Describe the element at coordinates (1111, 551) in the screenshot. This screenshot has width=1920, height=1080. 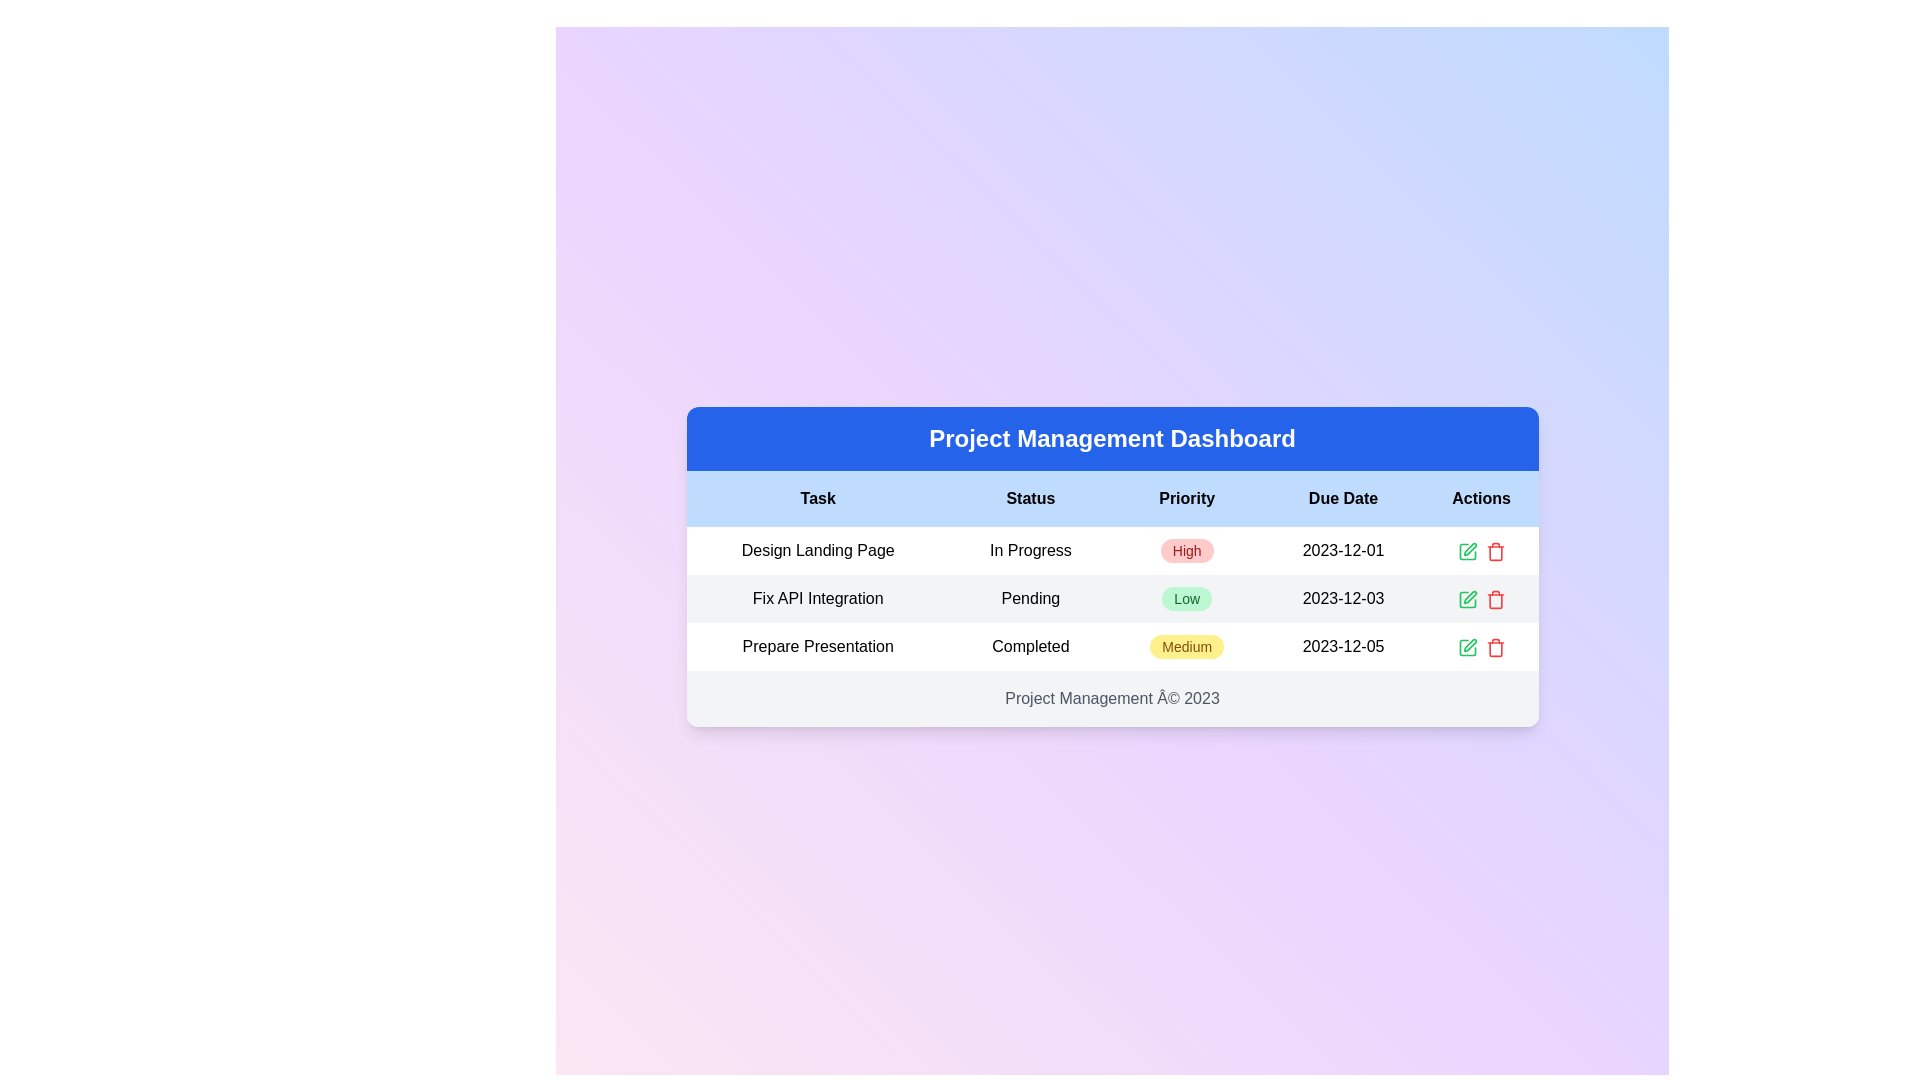
I see `the first row of the table` at that location.